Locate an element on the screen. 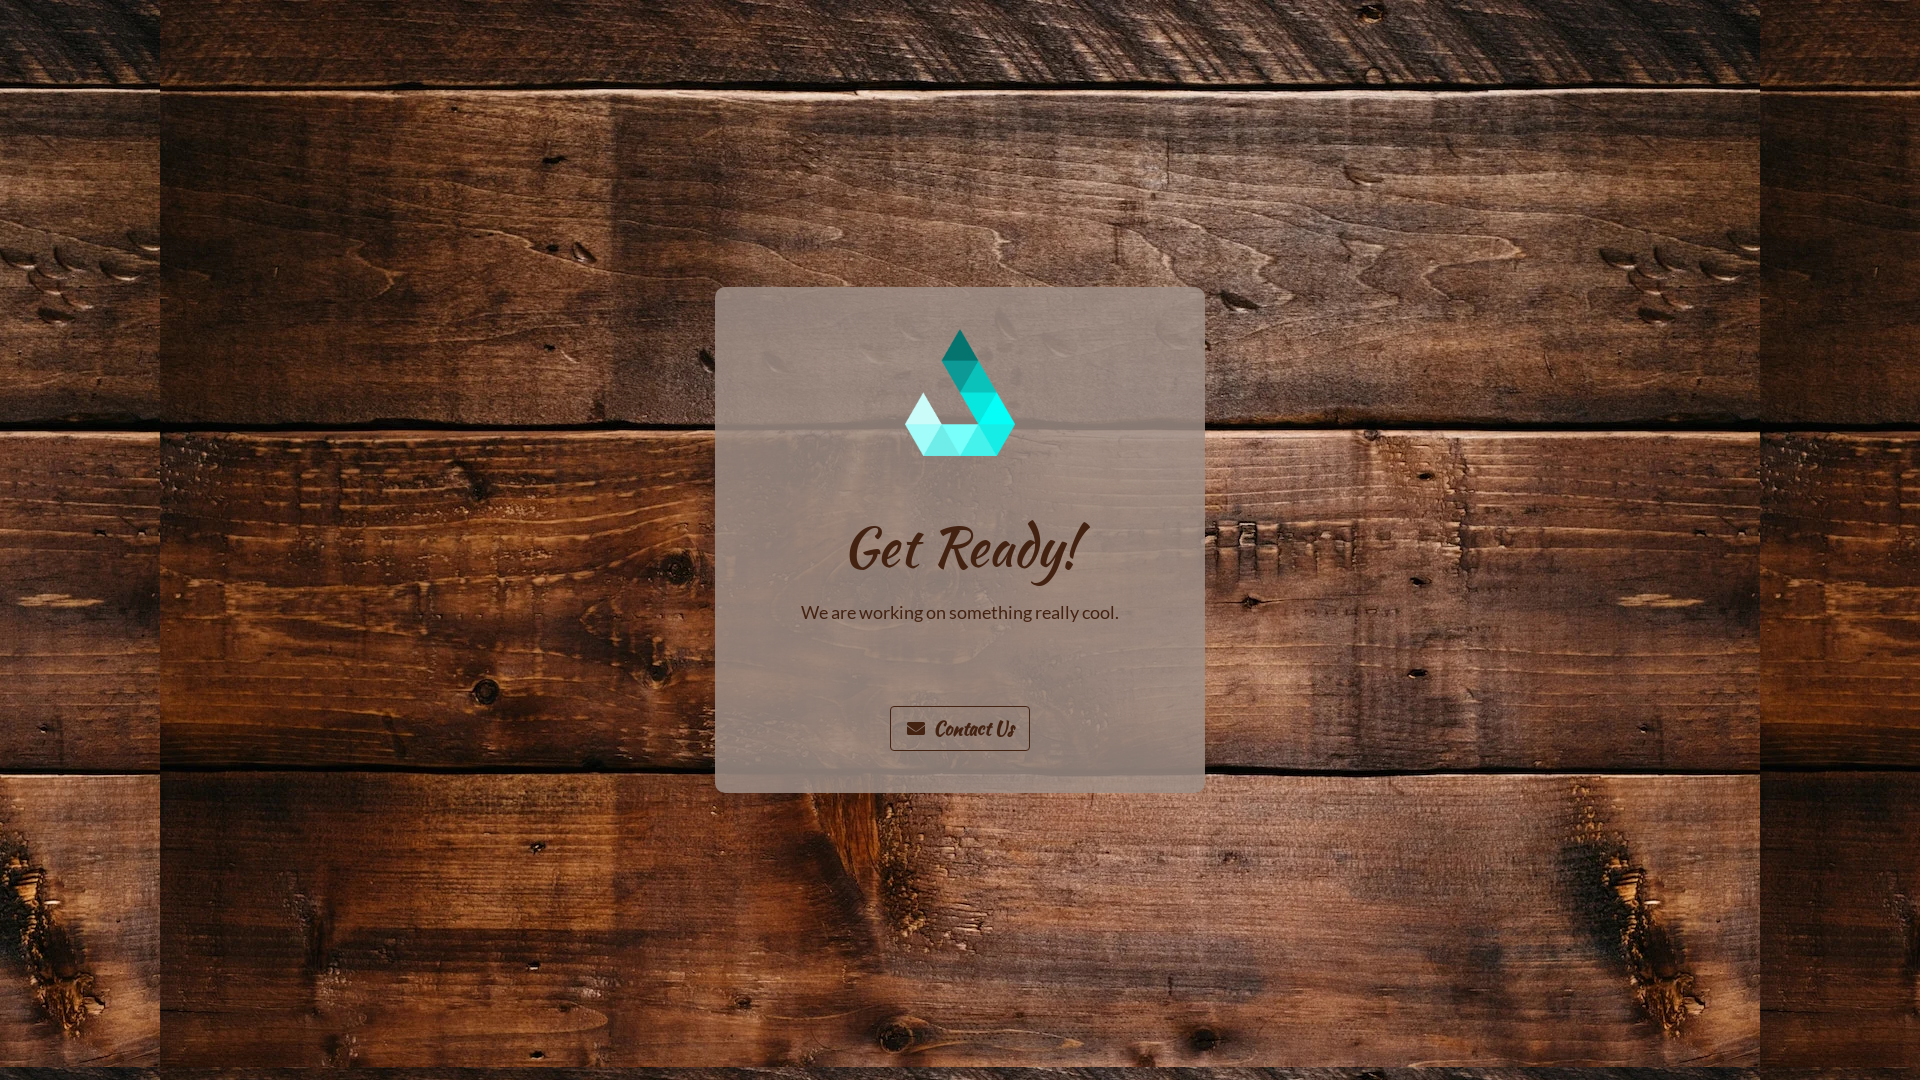 This screenshot has height=1080, width=1920. 'Contact Us' is located at coordinates (960, 728).